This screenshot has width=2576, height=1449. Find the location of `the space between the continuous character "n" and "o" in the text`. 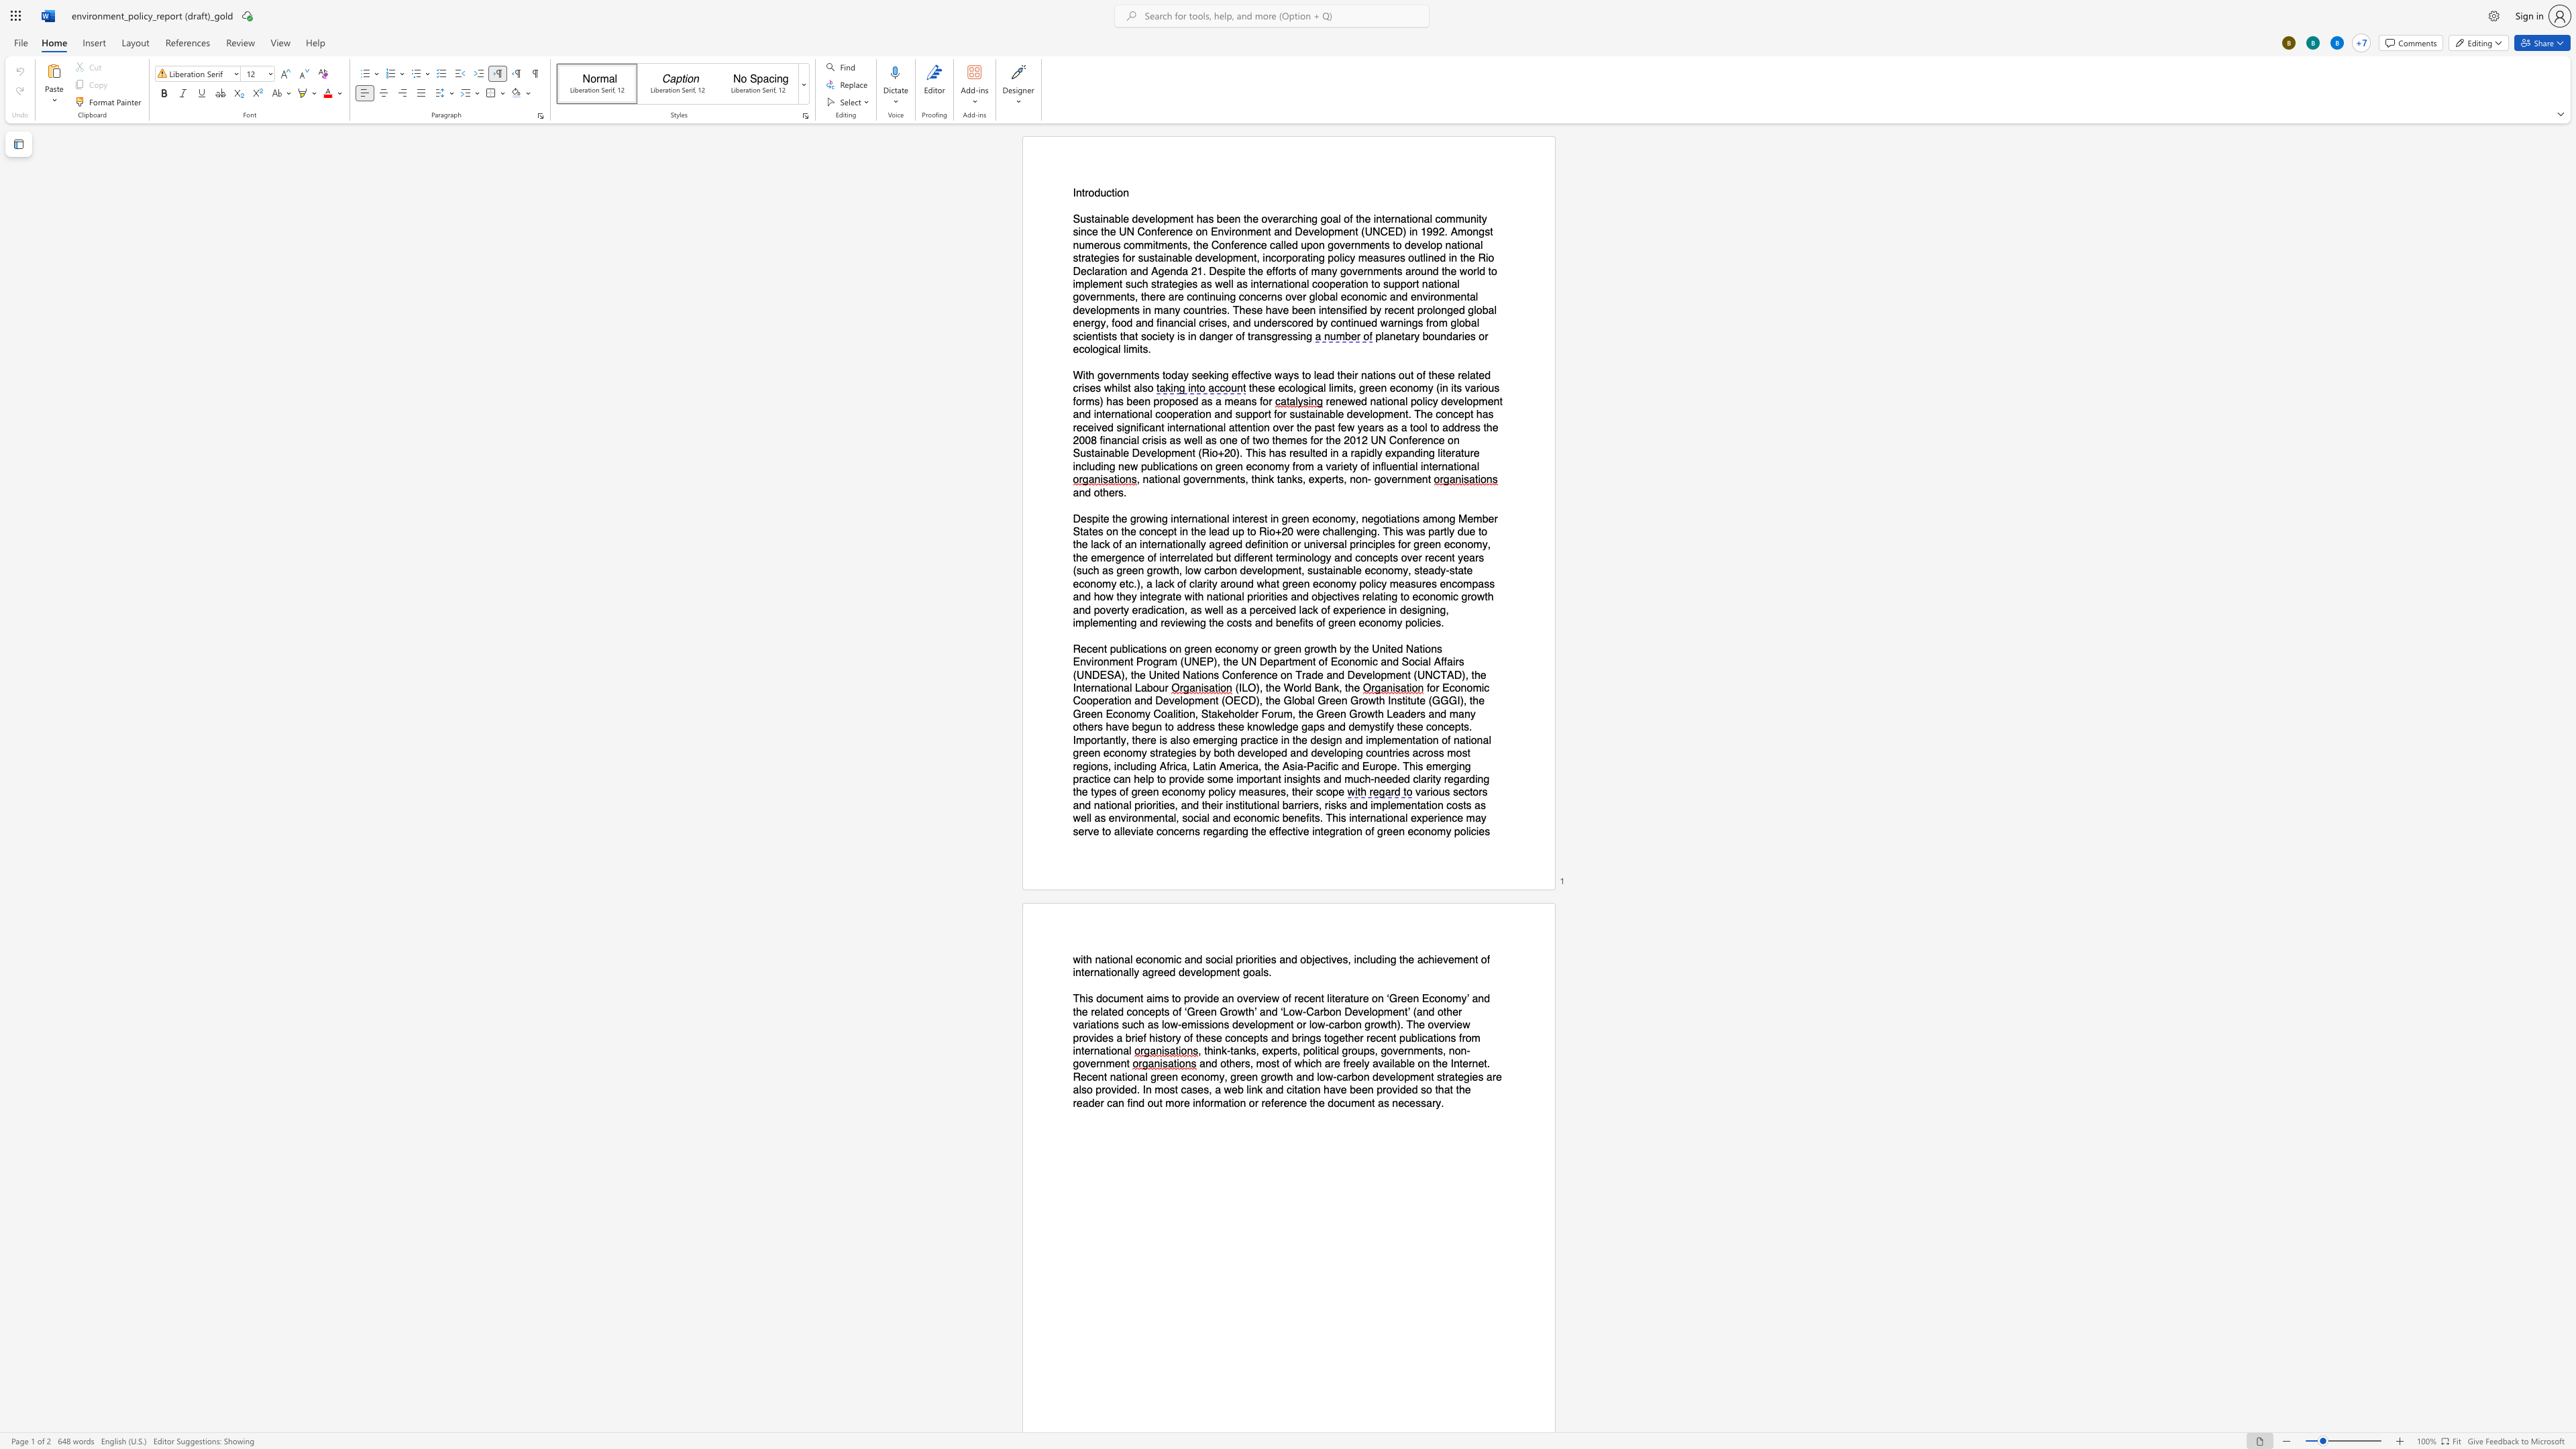

the space between the continuous character "n" and "o" in the text is located at coordinates (1184, 791).